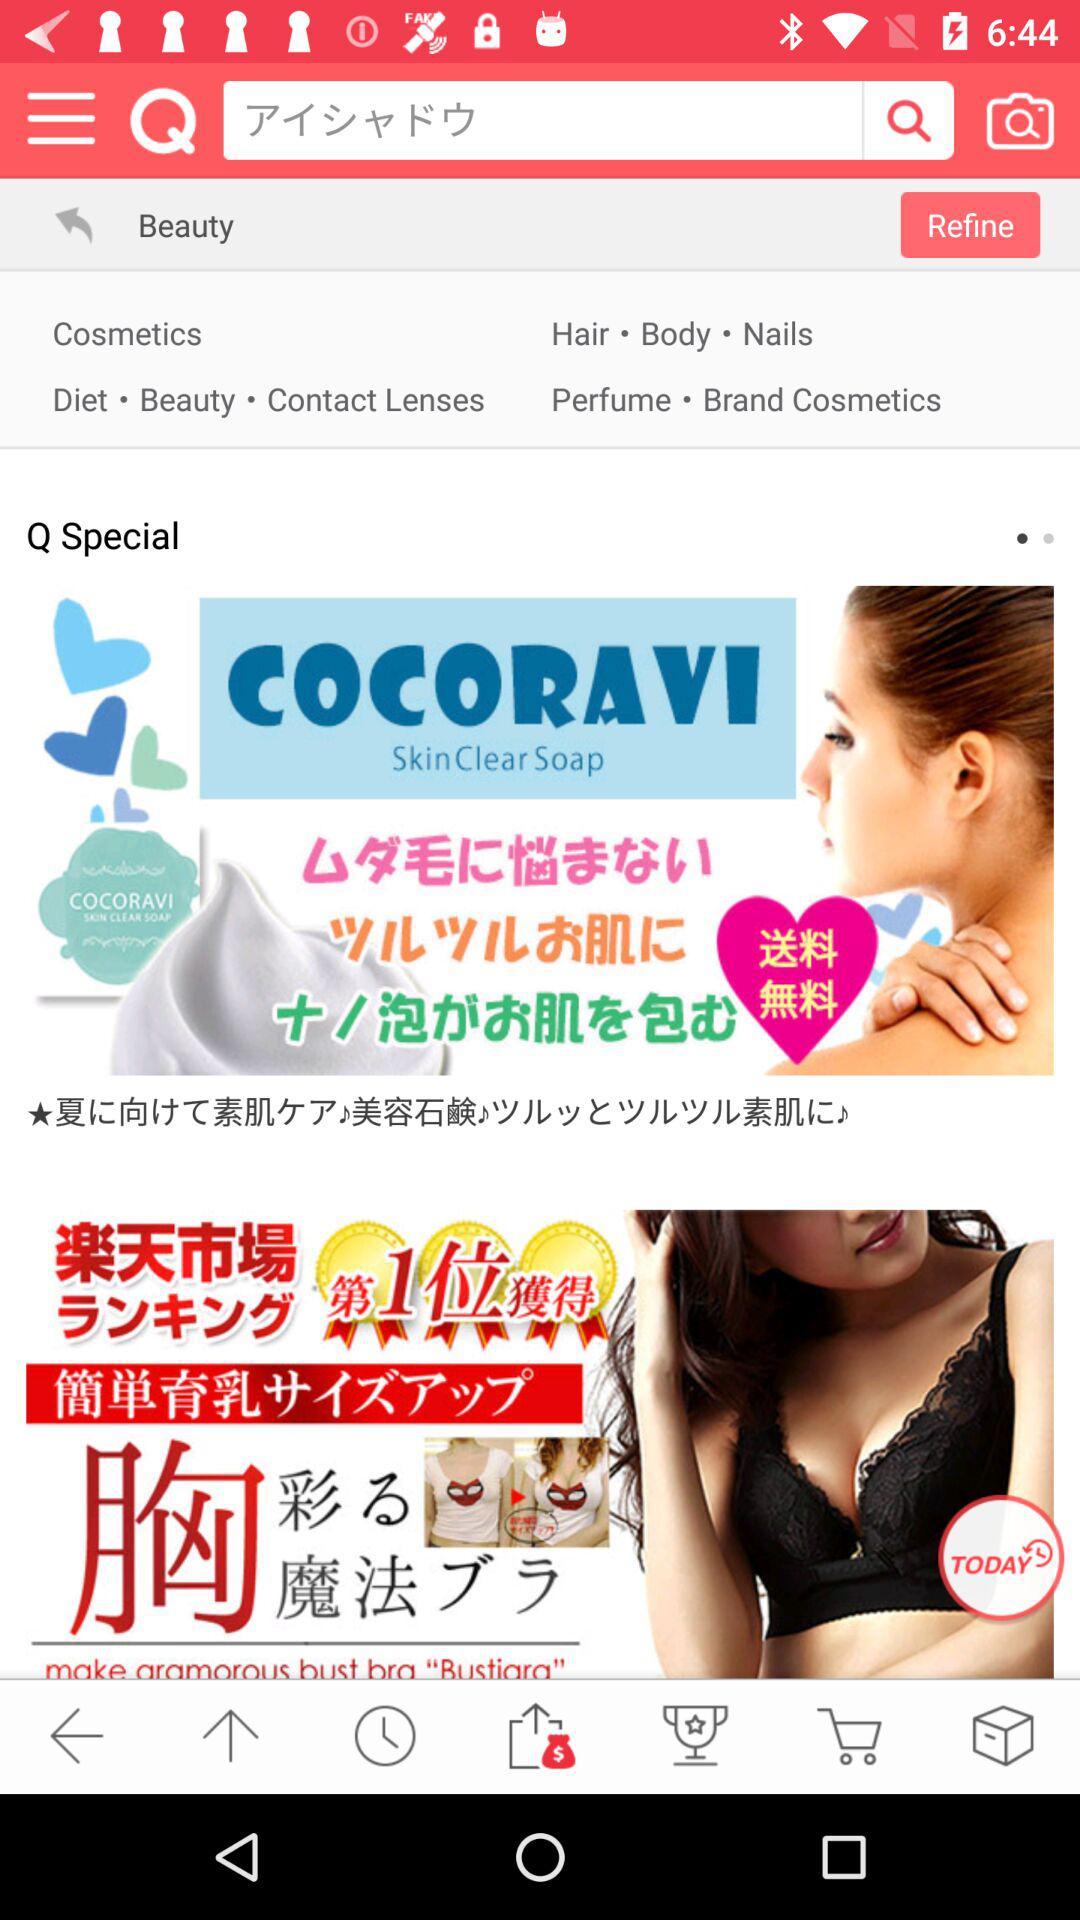 Image resolution: width=1080 pixels, height=1920 pixels. What do you see at coordinates (75, 1734) in the screenshot?
I see `back` at bounding box center [75, 1734].